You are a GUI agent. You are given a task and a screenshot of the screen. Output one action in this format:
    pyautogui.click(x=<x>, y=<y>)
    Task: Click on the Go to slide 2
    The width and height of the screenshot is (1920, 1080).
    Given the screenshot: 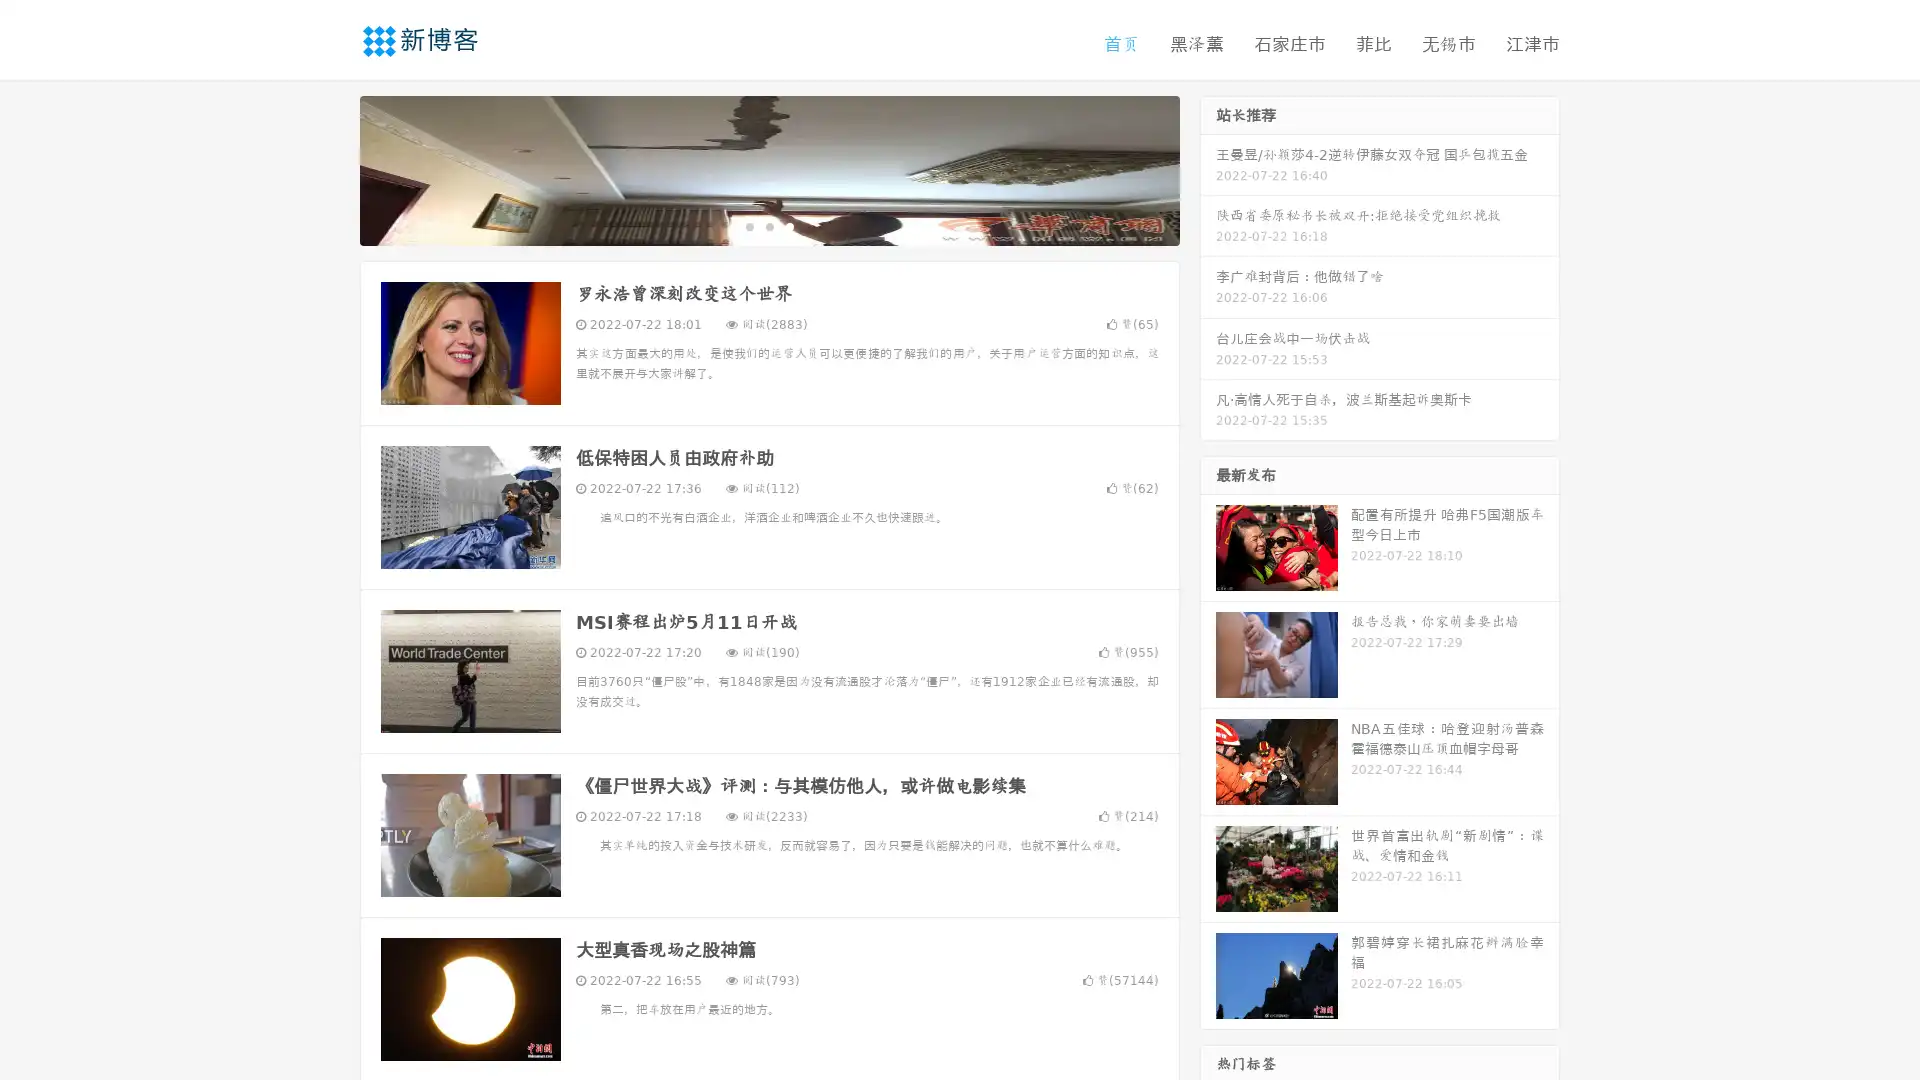 What is the action you would take?
    pyautogui.click(x=768, y=225)
    